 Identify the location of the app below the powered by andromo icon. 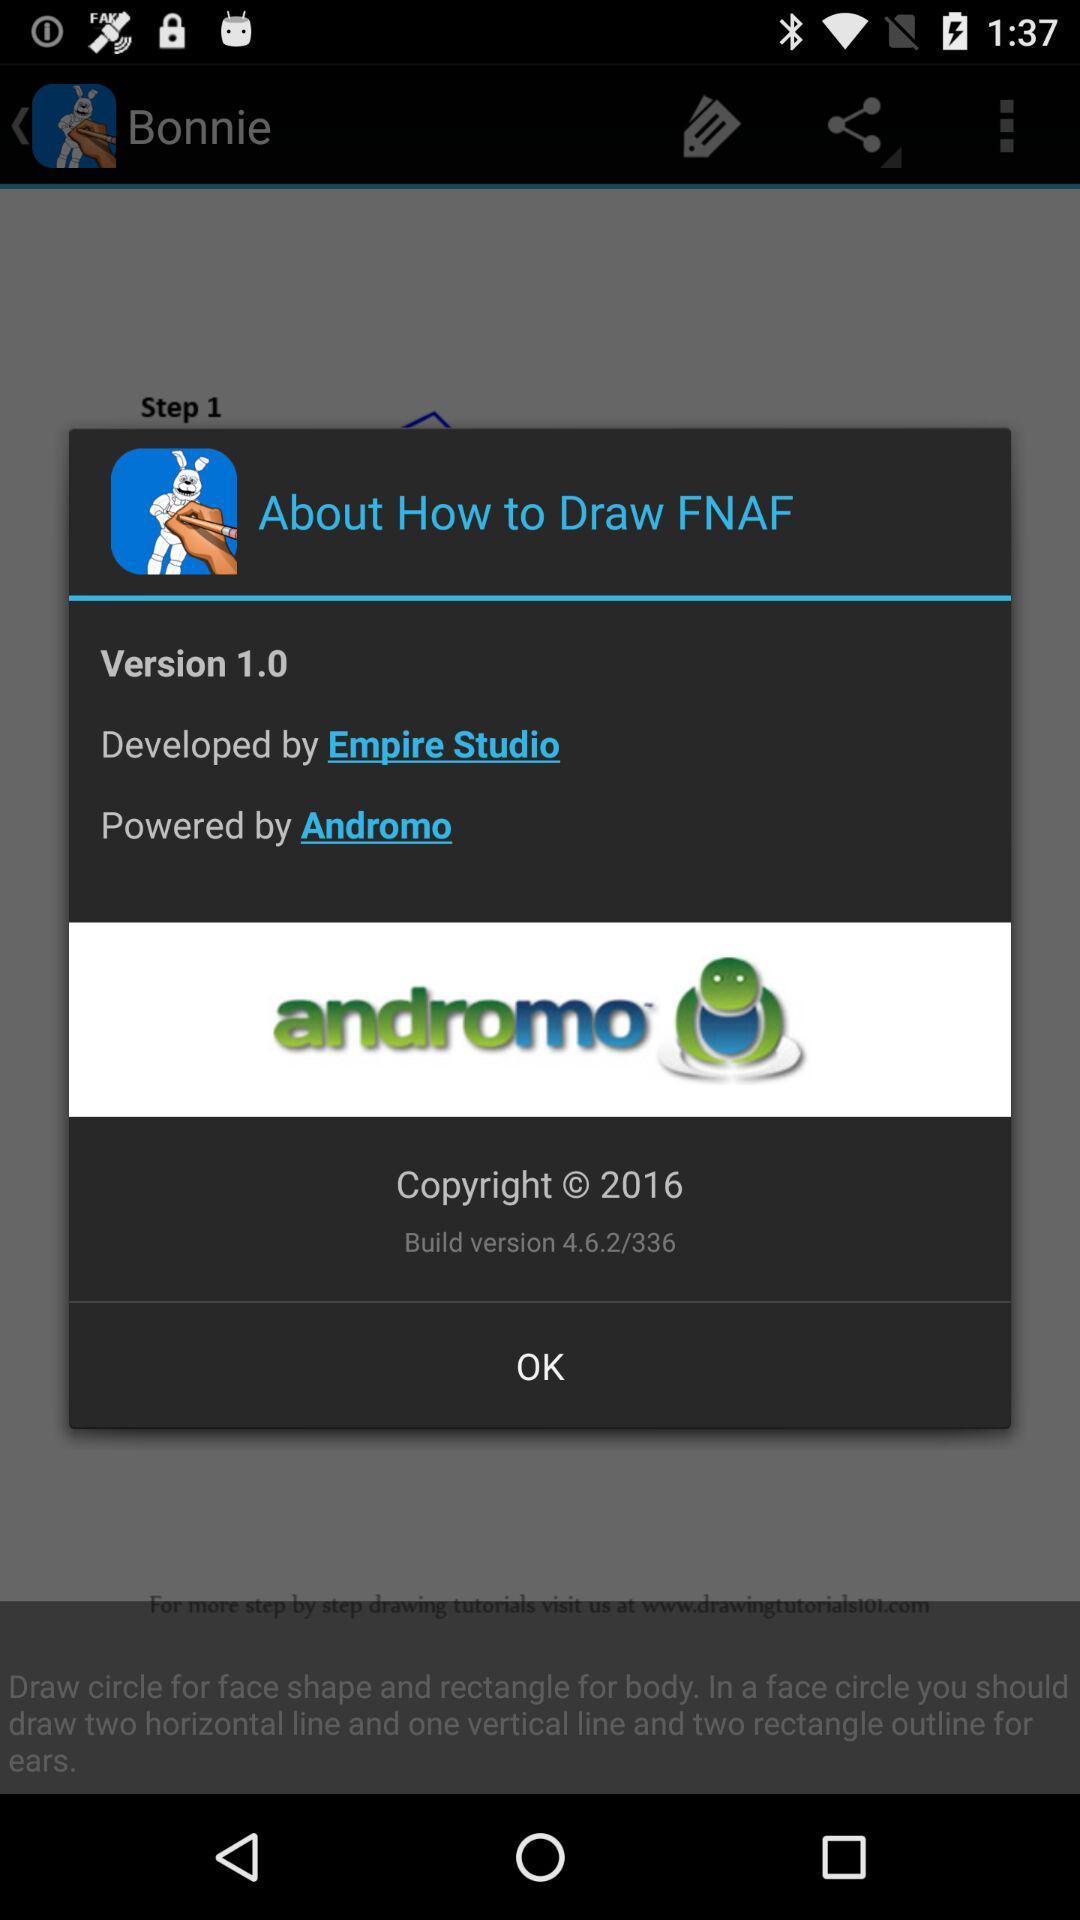
(538, 1019).